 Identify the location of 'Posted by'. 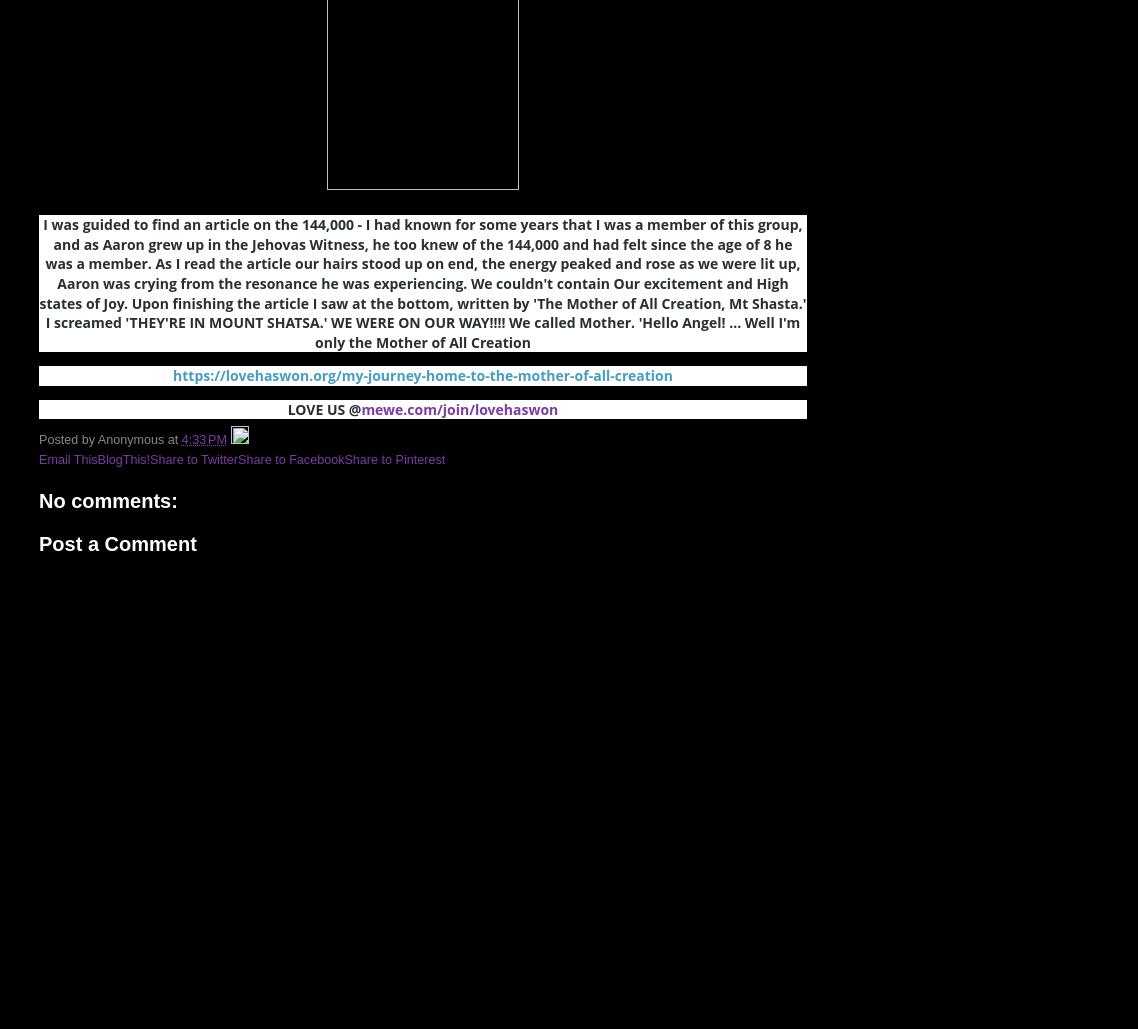
(67, 437).